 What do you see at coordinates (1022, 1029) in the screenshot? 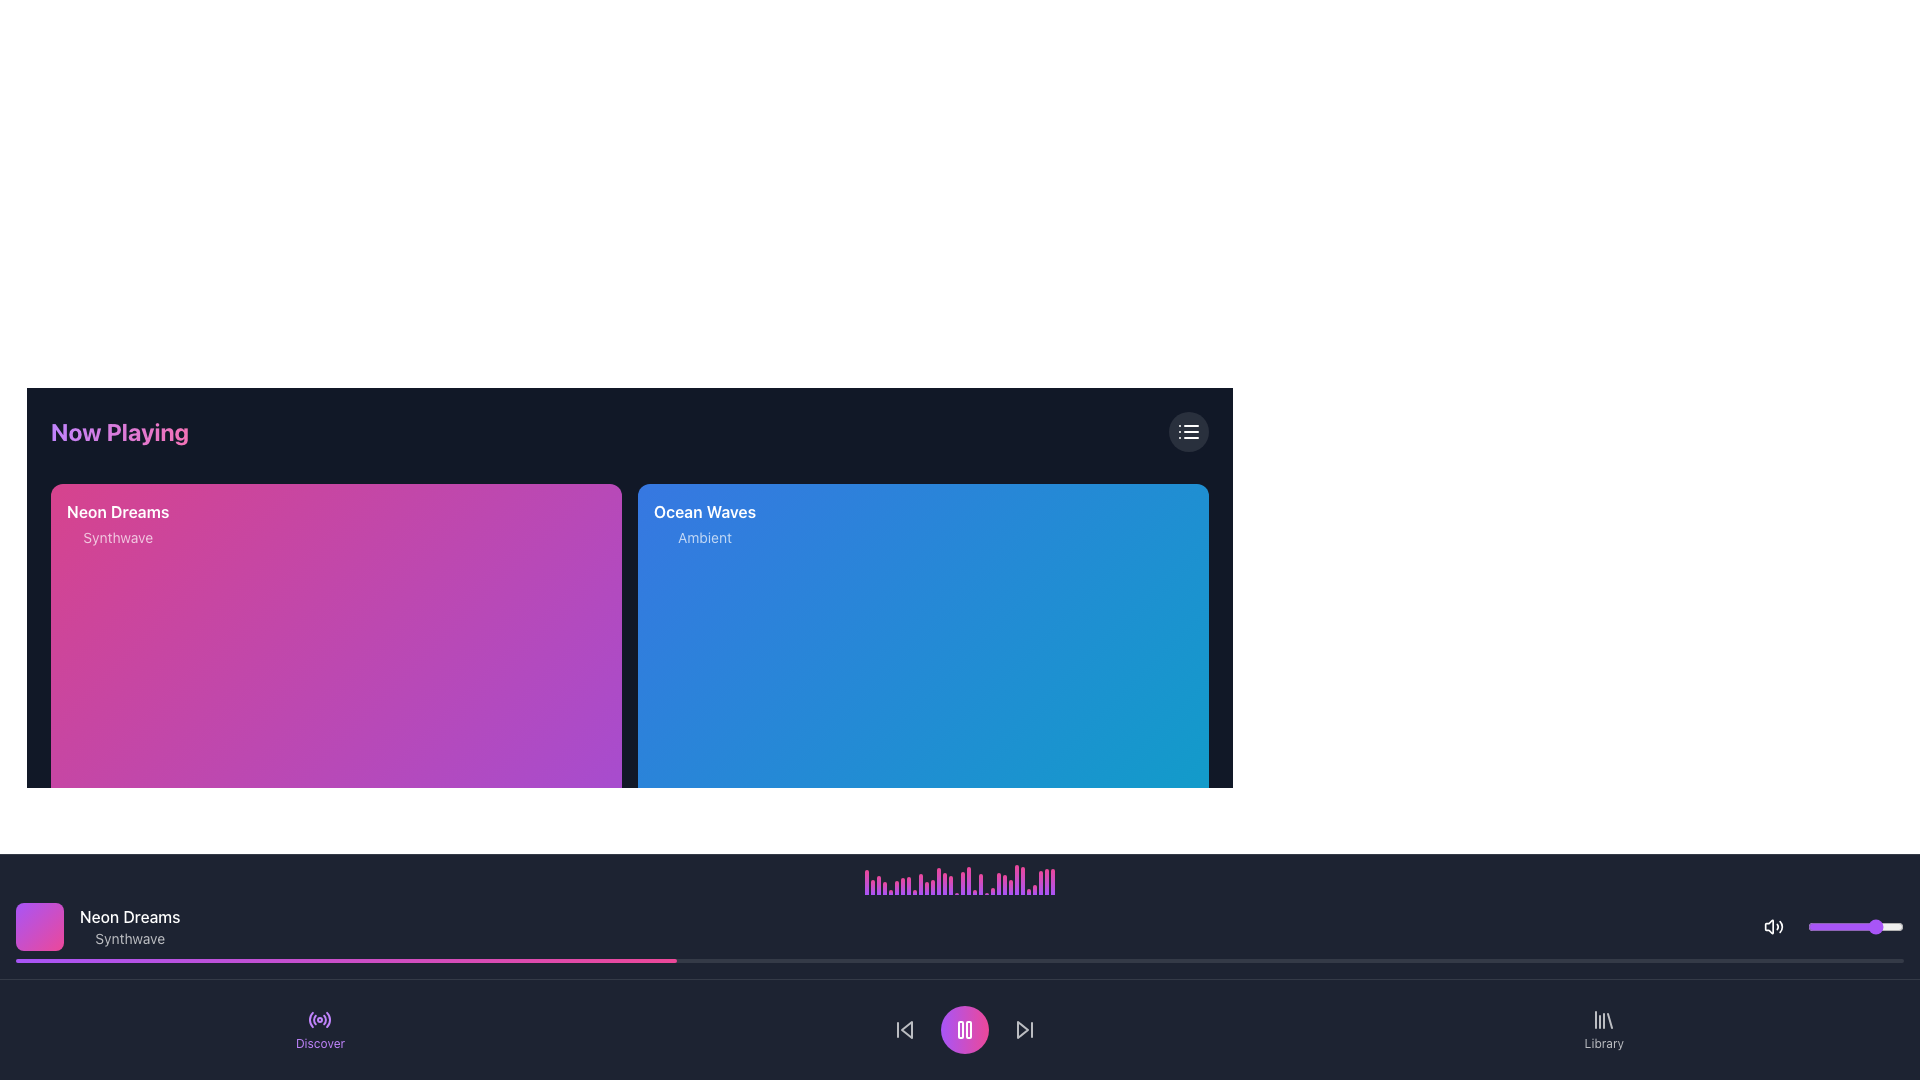
I see `the right-pointing arrow icon of the skip-forward button located in the bottom-right section of the media player's control panel` at bounding box center [1022, 1029].